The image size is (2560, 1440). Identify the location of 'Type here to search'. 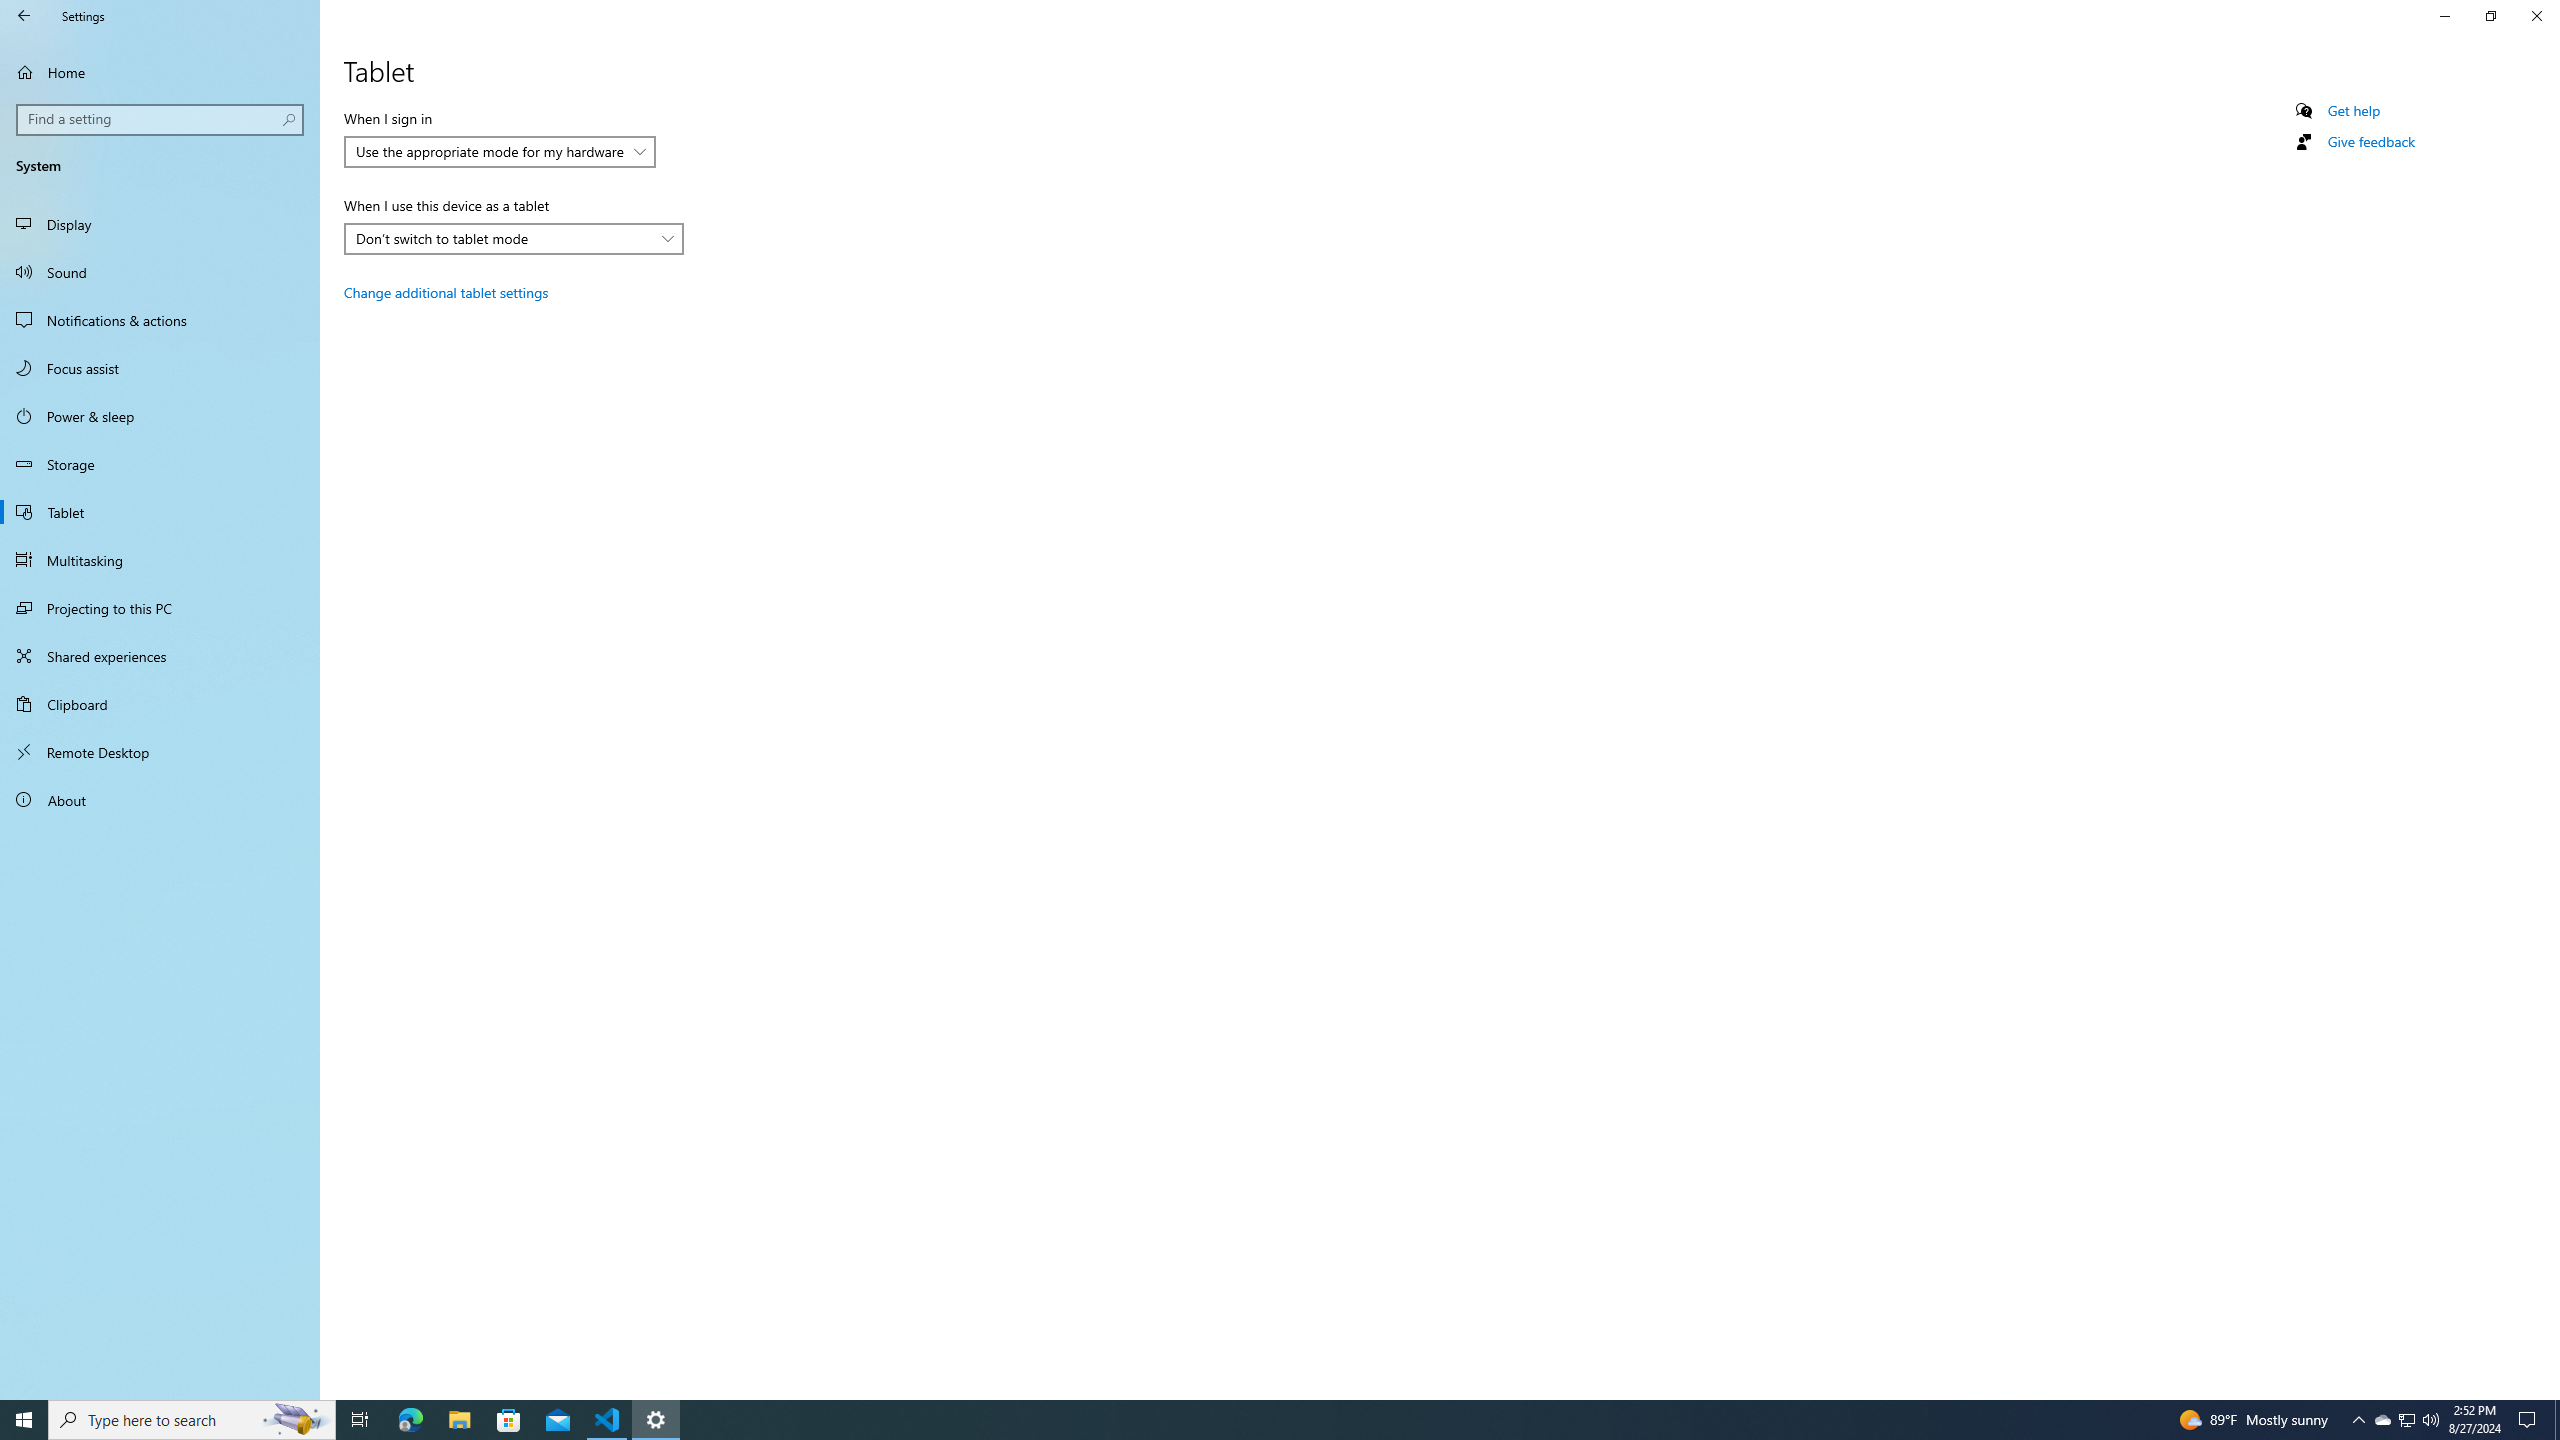
(191, 1418).